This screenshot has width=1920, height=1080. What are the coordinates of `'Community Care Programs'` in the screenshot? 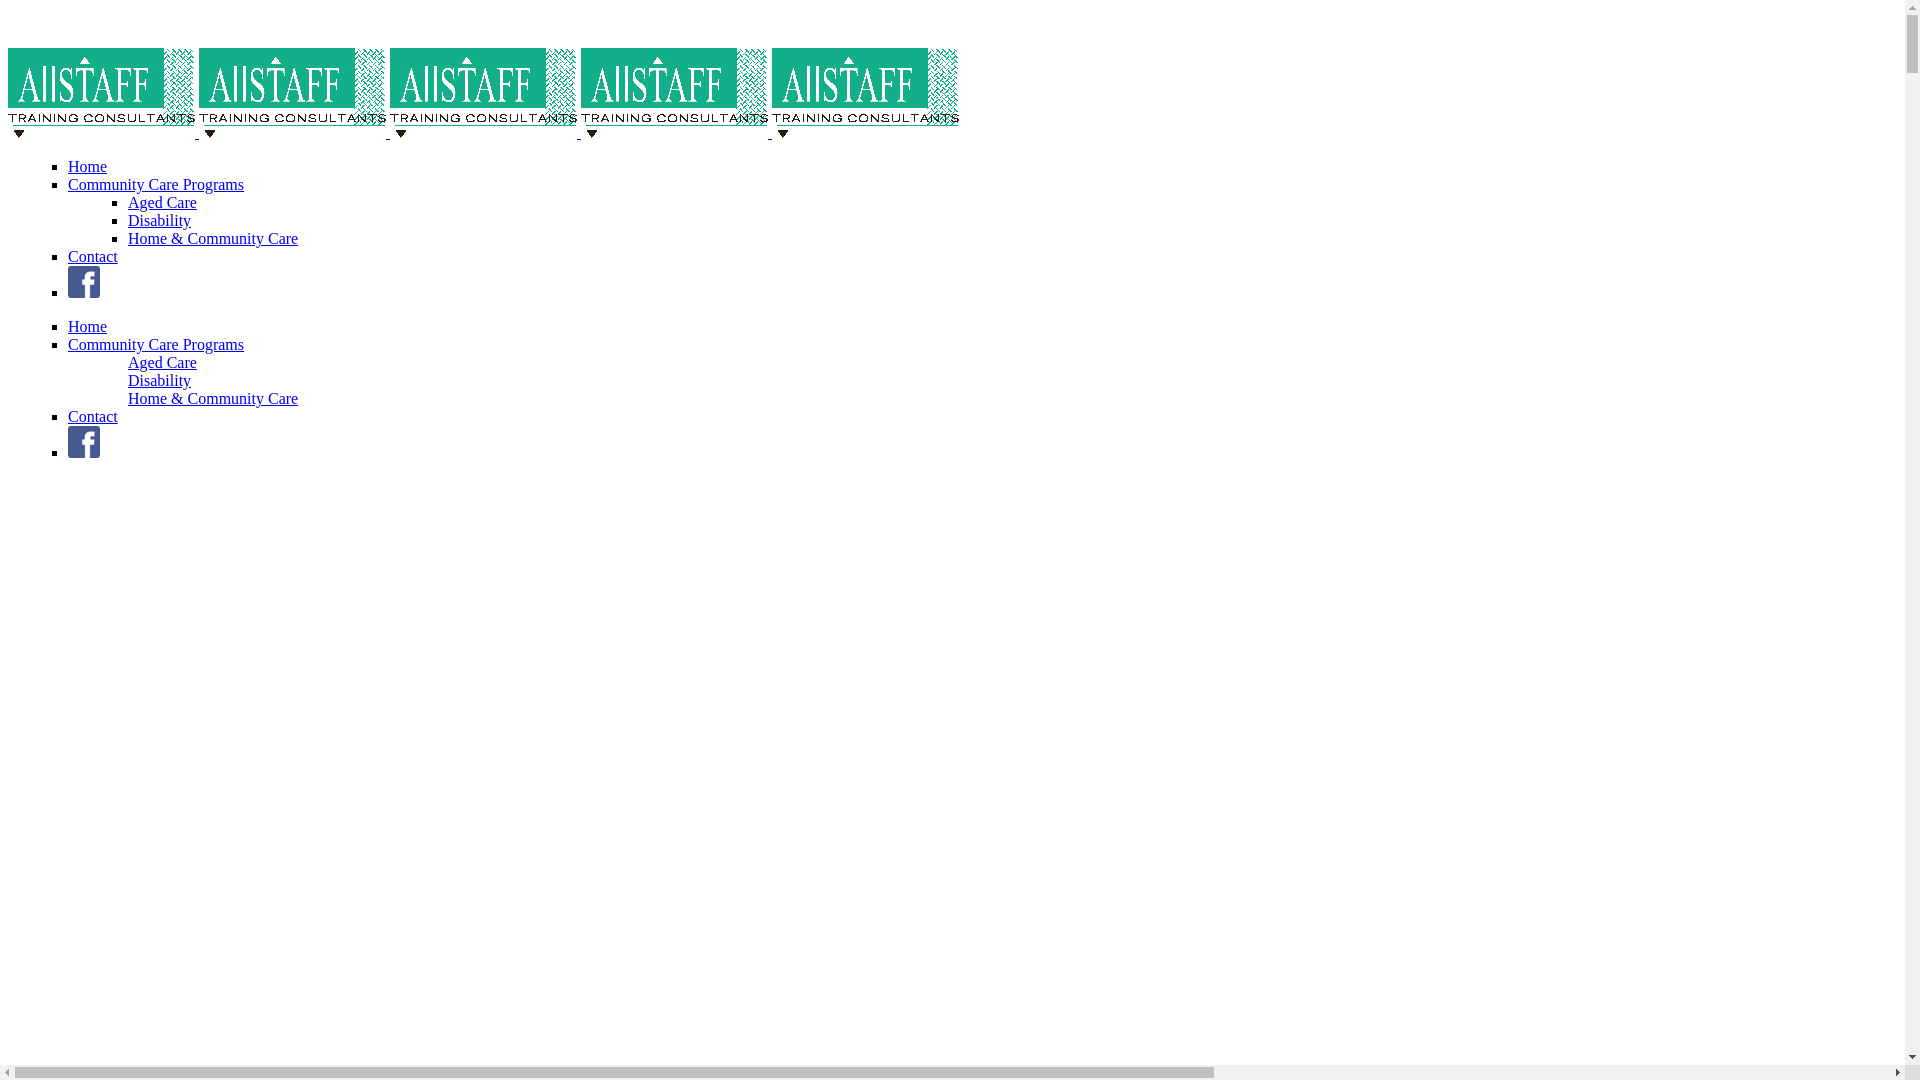 It's located at (154, 343).